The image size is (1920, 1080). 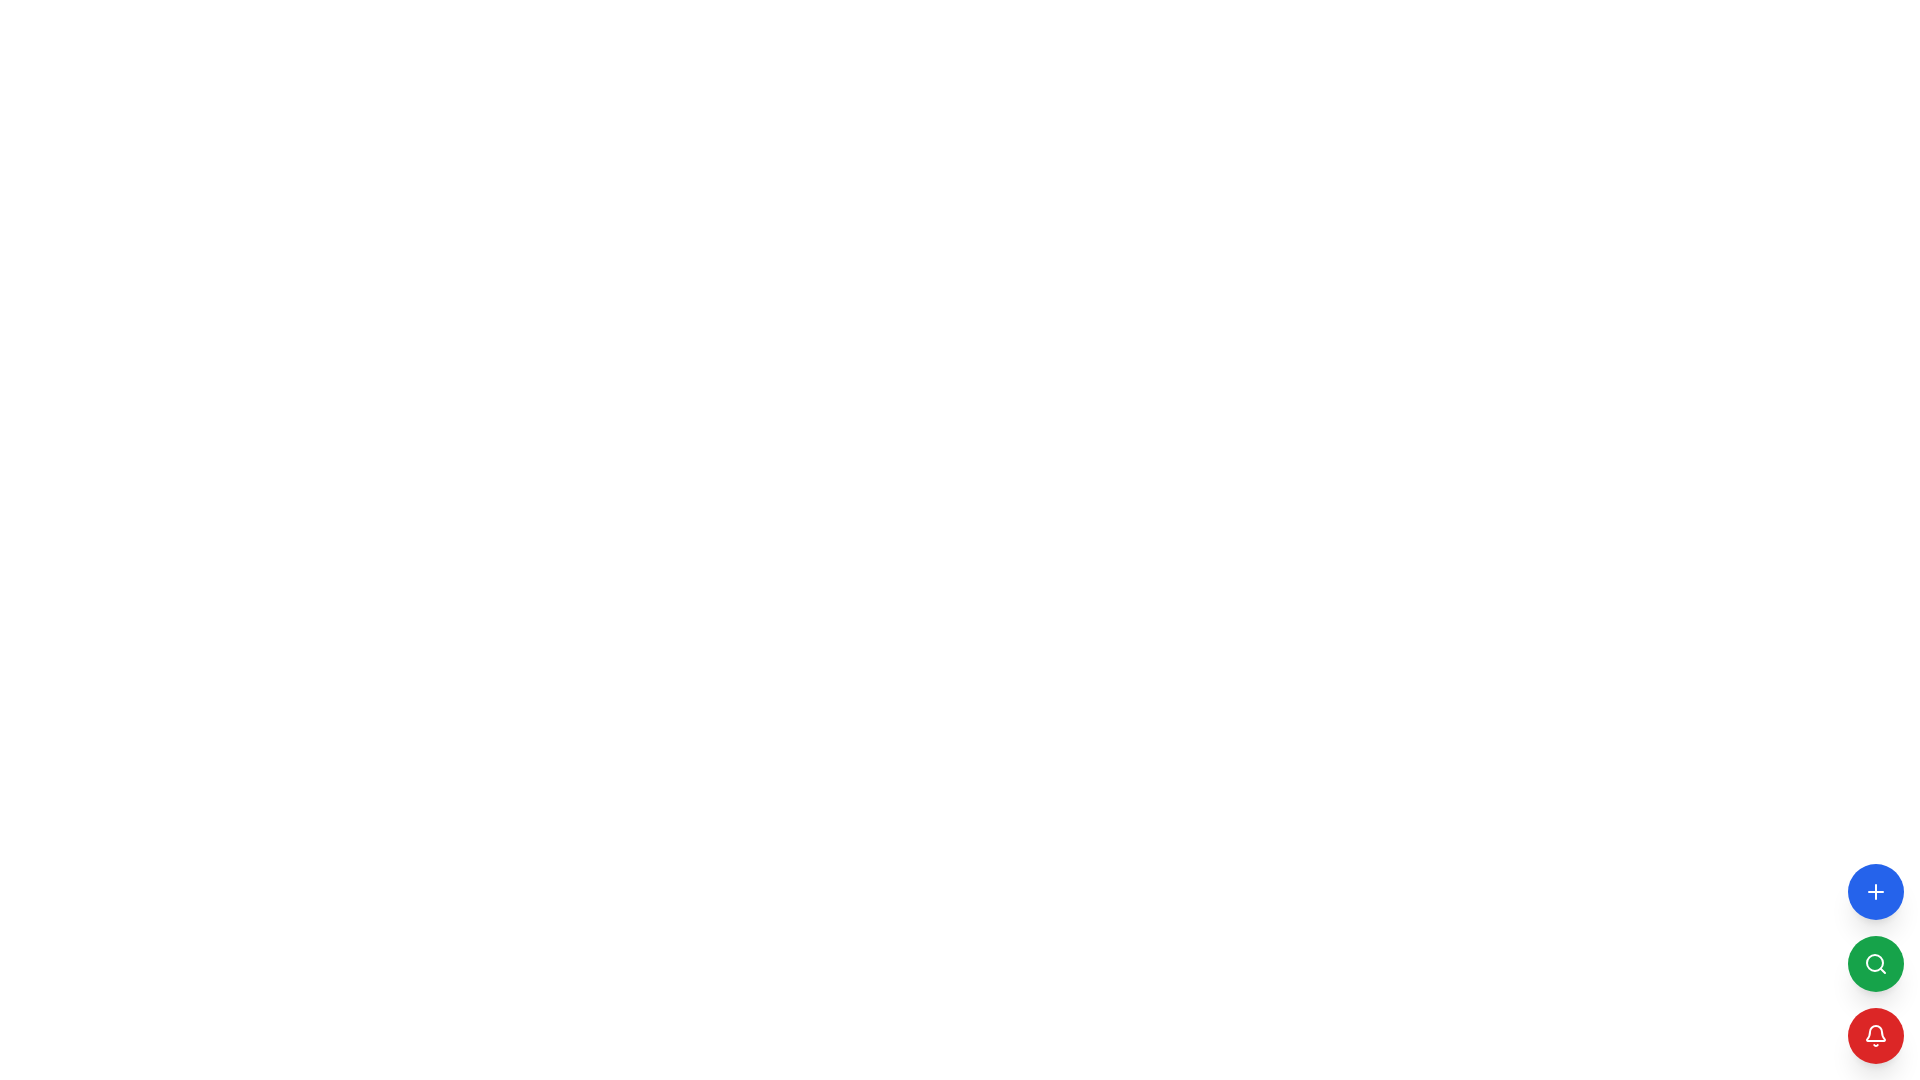 I want to click on the circular green button with a magnifying glass icon in the floating action menu to initiate a search, so click(x=1875, y=963).